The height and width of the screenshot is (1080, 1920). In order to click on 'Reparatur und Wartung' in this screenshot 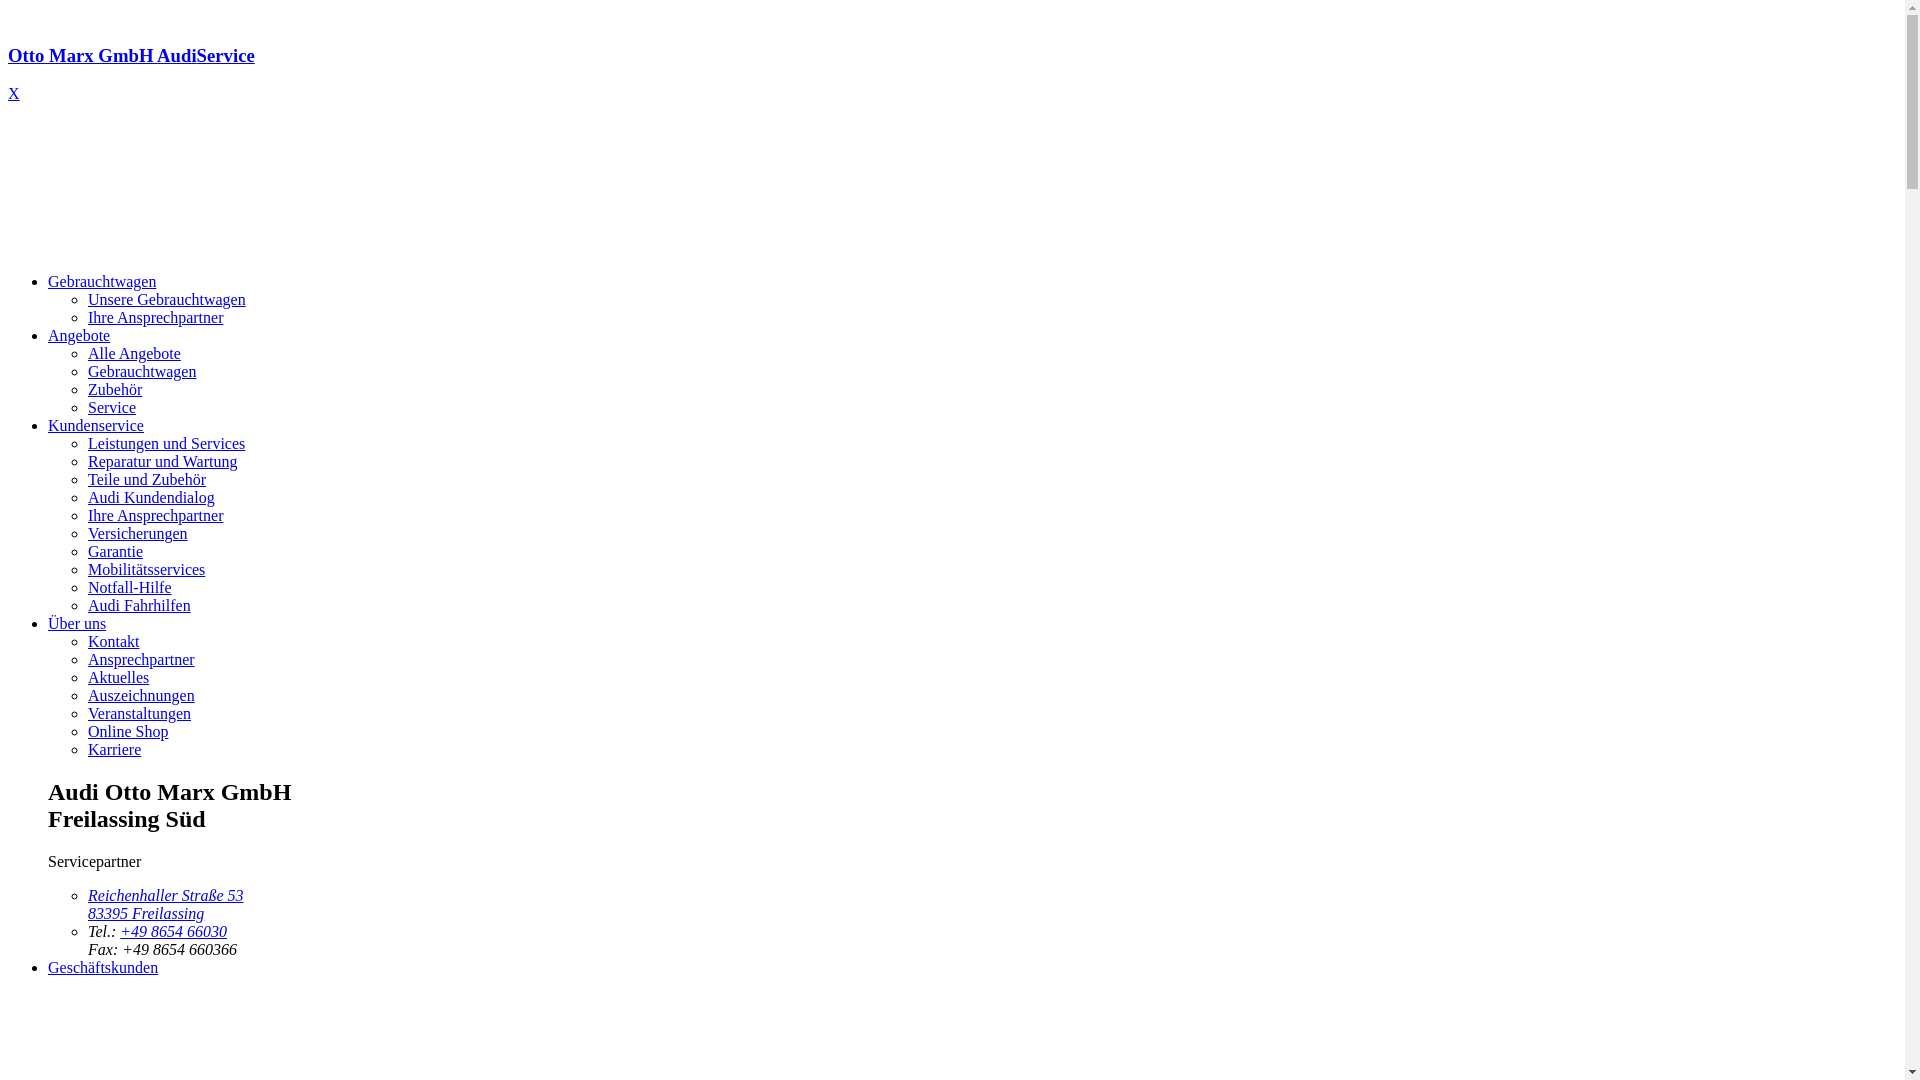, I will do `click(162, 461)`.